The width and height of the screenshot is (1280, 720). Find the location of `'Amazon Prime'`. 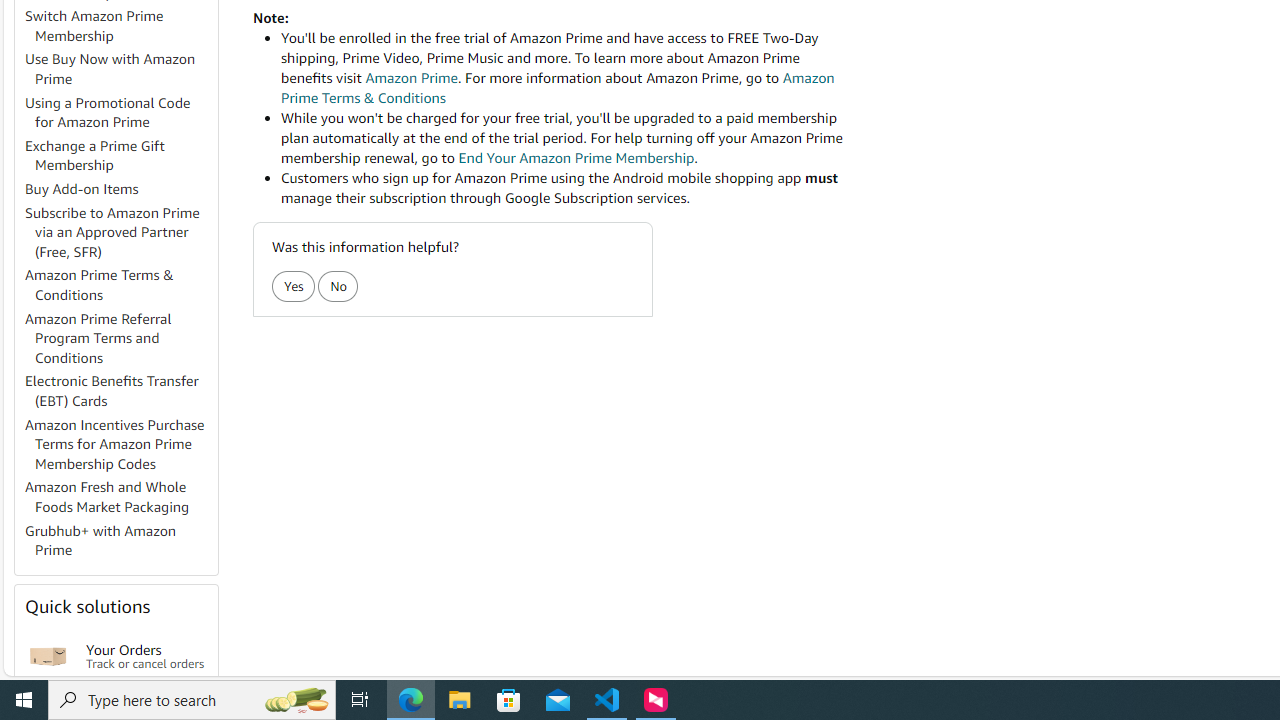

'Amazon Prime' is located at coordinates (410, 77).